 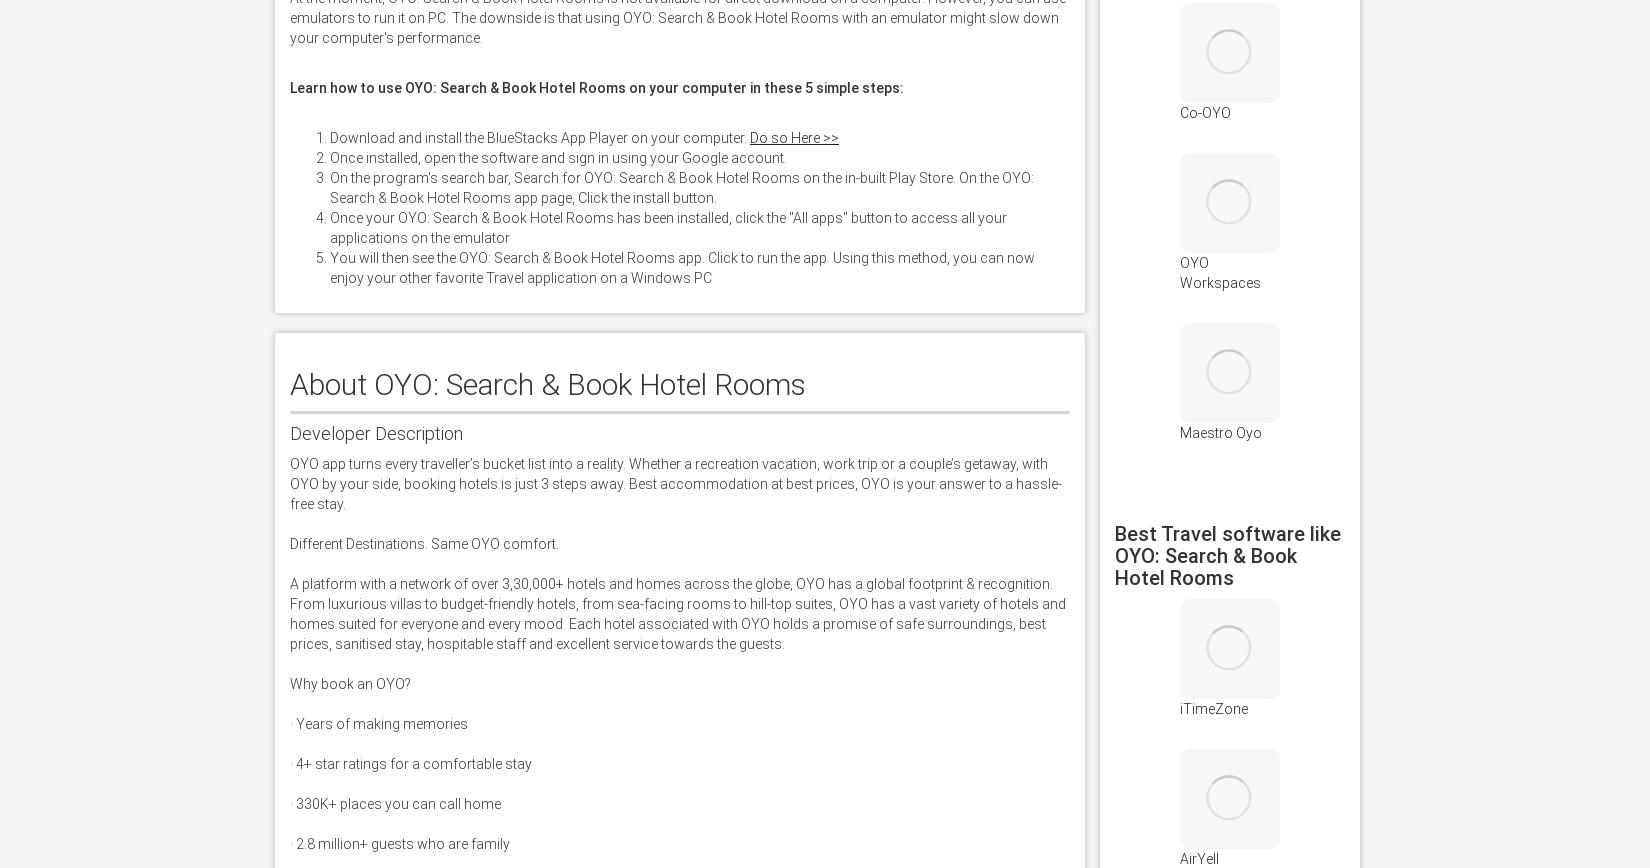 What do you see at coordinates (793, 138) in the screenshot?
I see `'Do so Here >>'` at bounding box center [793, 138].